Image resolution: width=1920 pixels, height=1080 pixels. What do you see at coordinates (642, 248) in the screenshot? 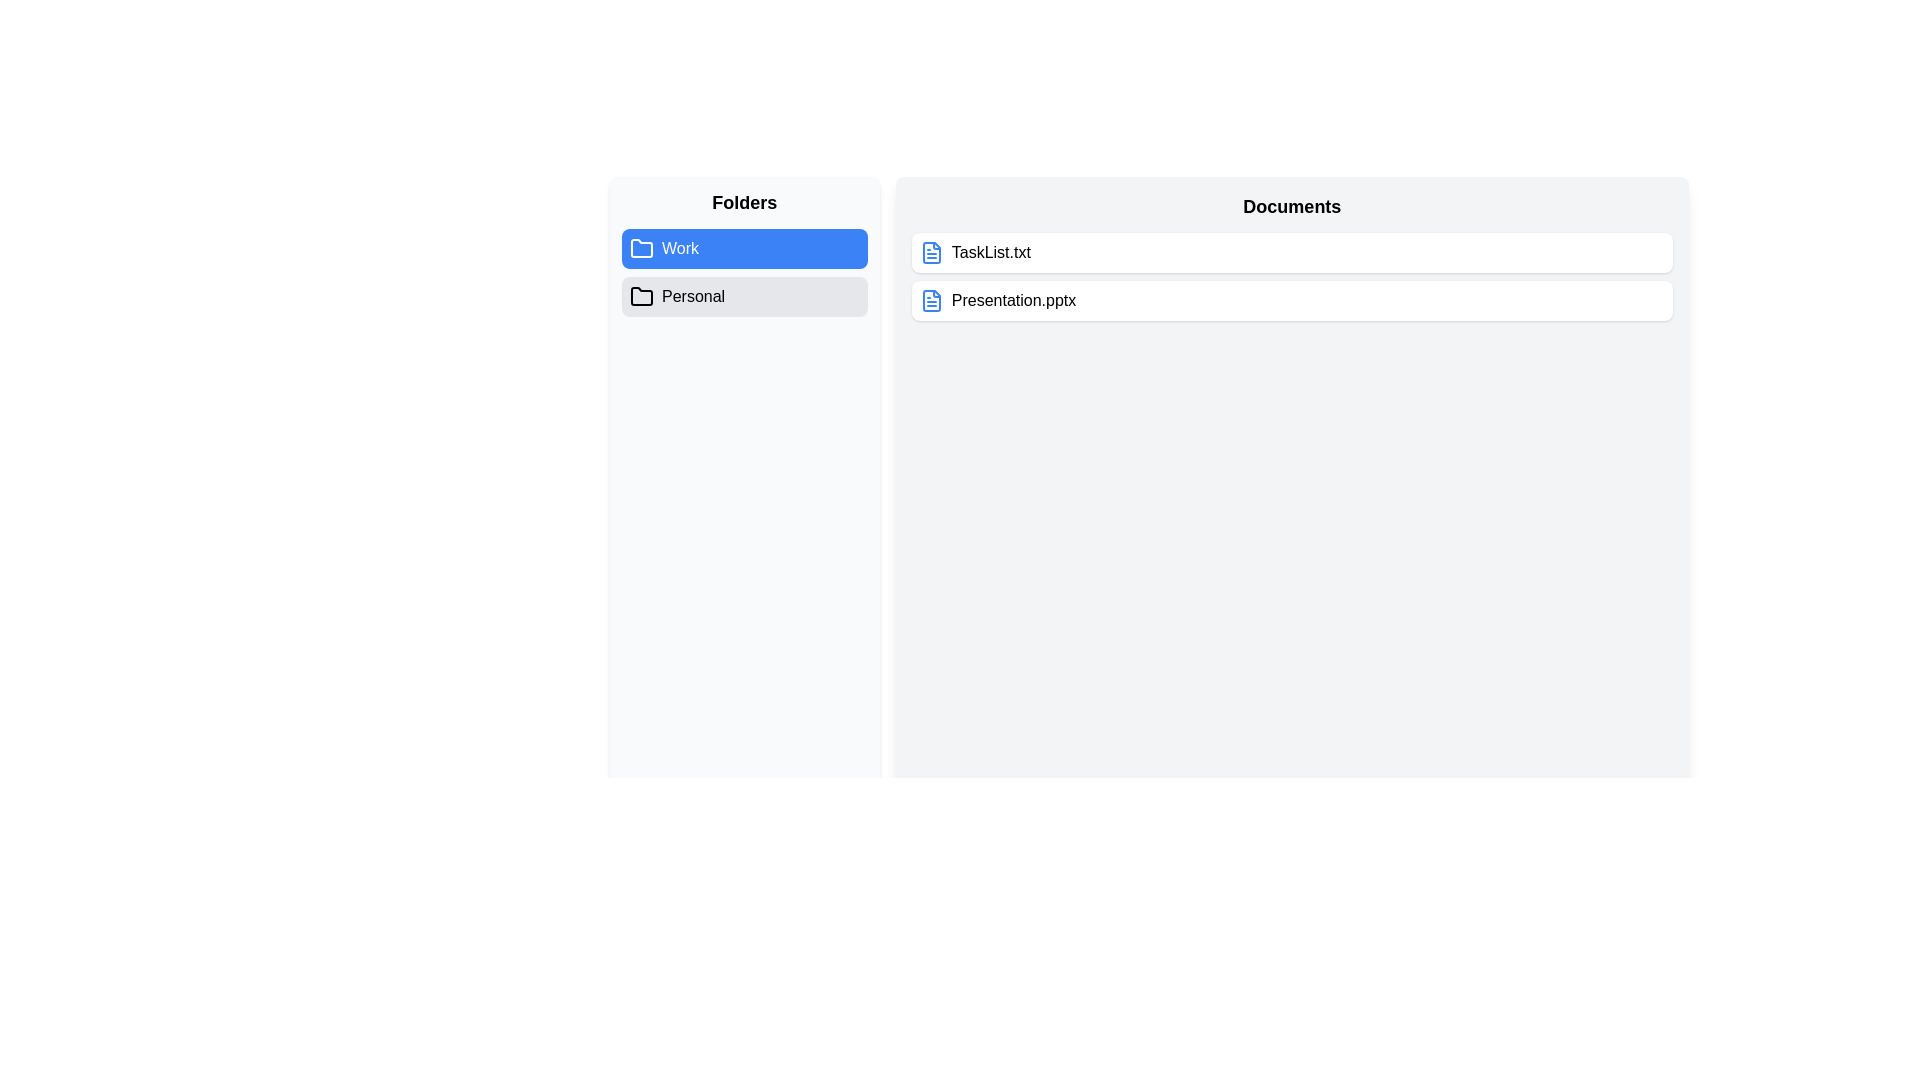
I see `the folder icon associated with the 'Work' label, which is located in the 'Folders' section of the interface` at bounding box center [642, 248].